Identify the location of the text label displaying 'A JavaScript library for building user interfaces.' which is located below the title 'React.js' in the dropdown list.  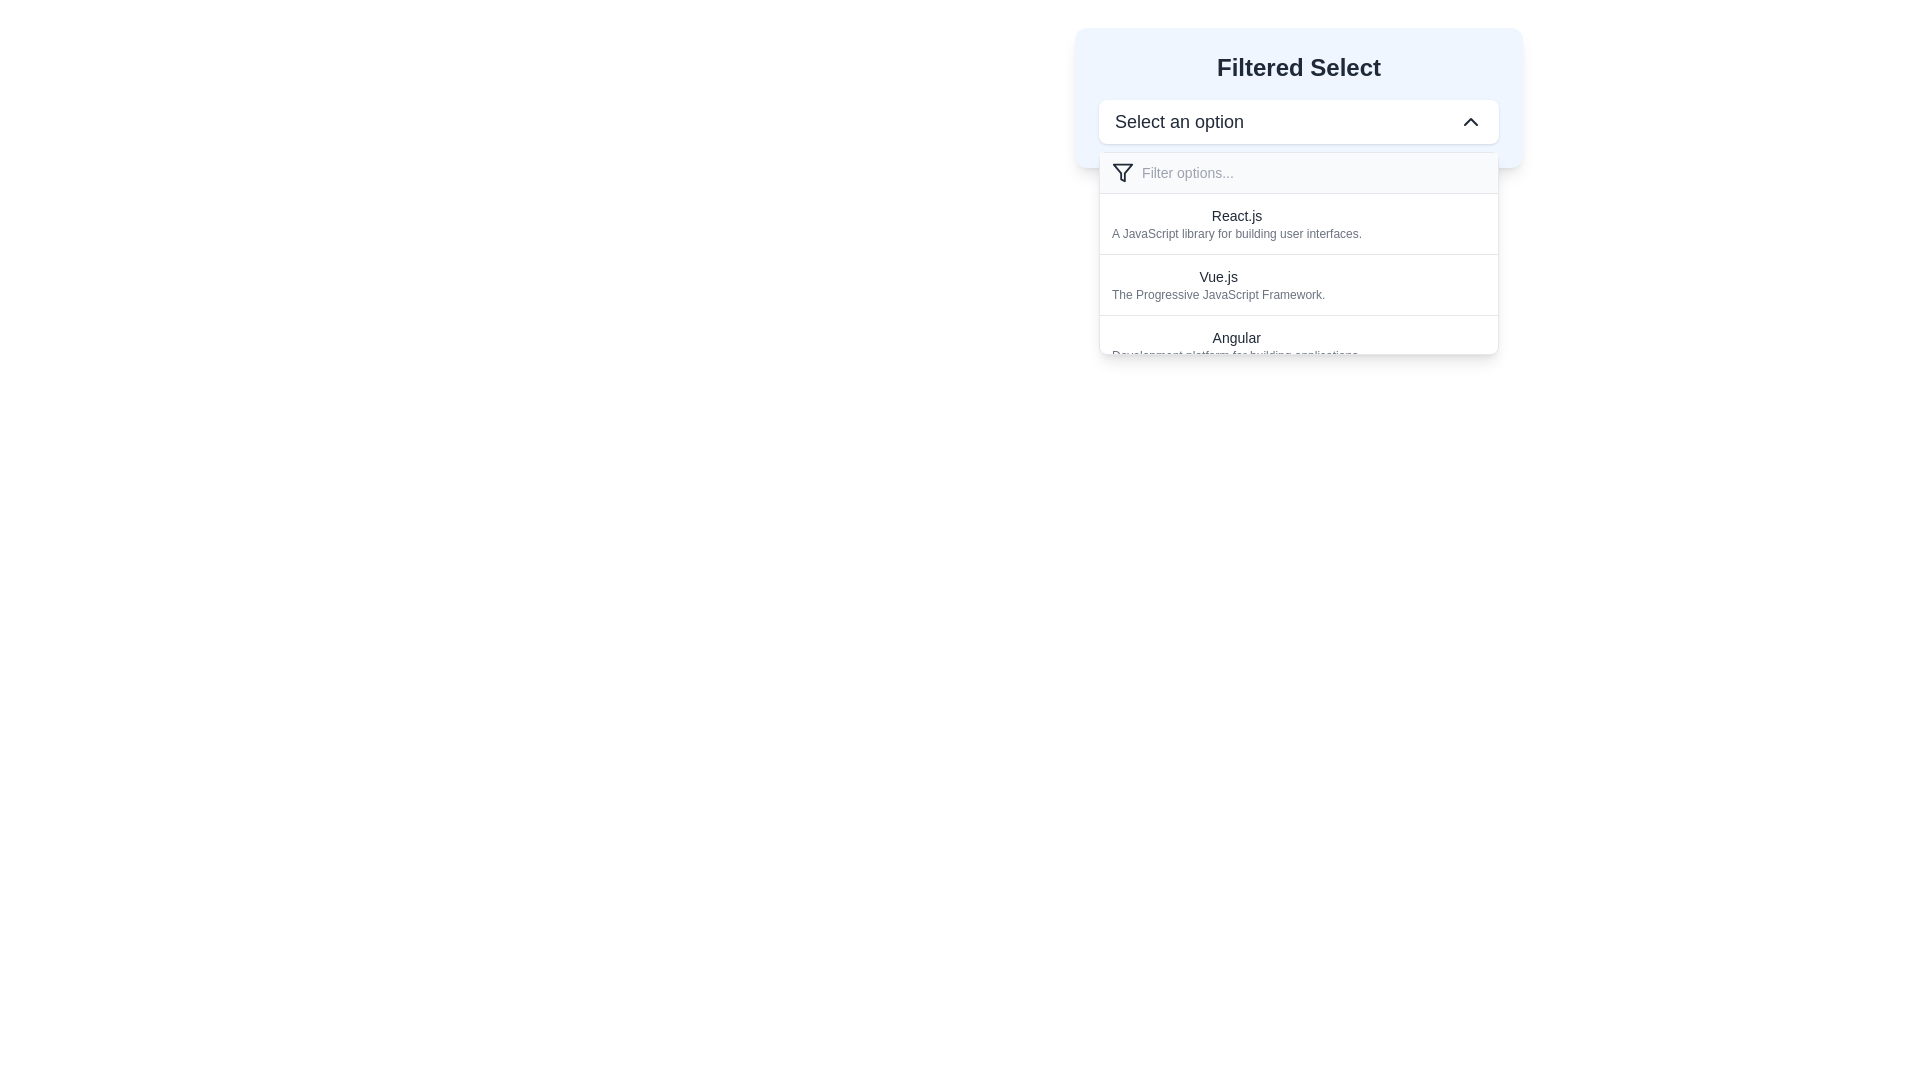
(1236, 233).